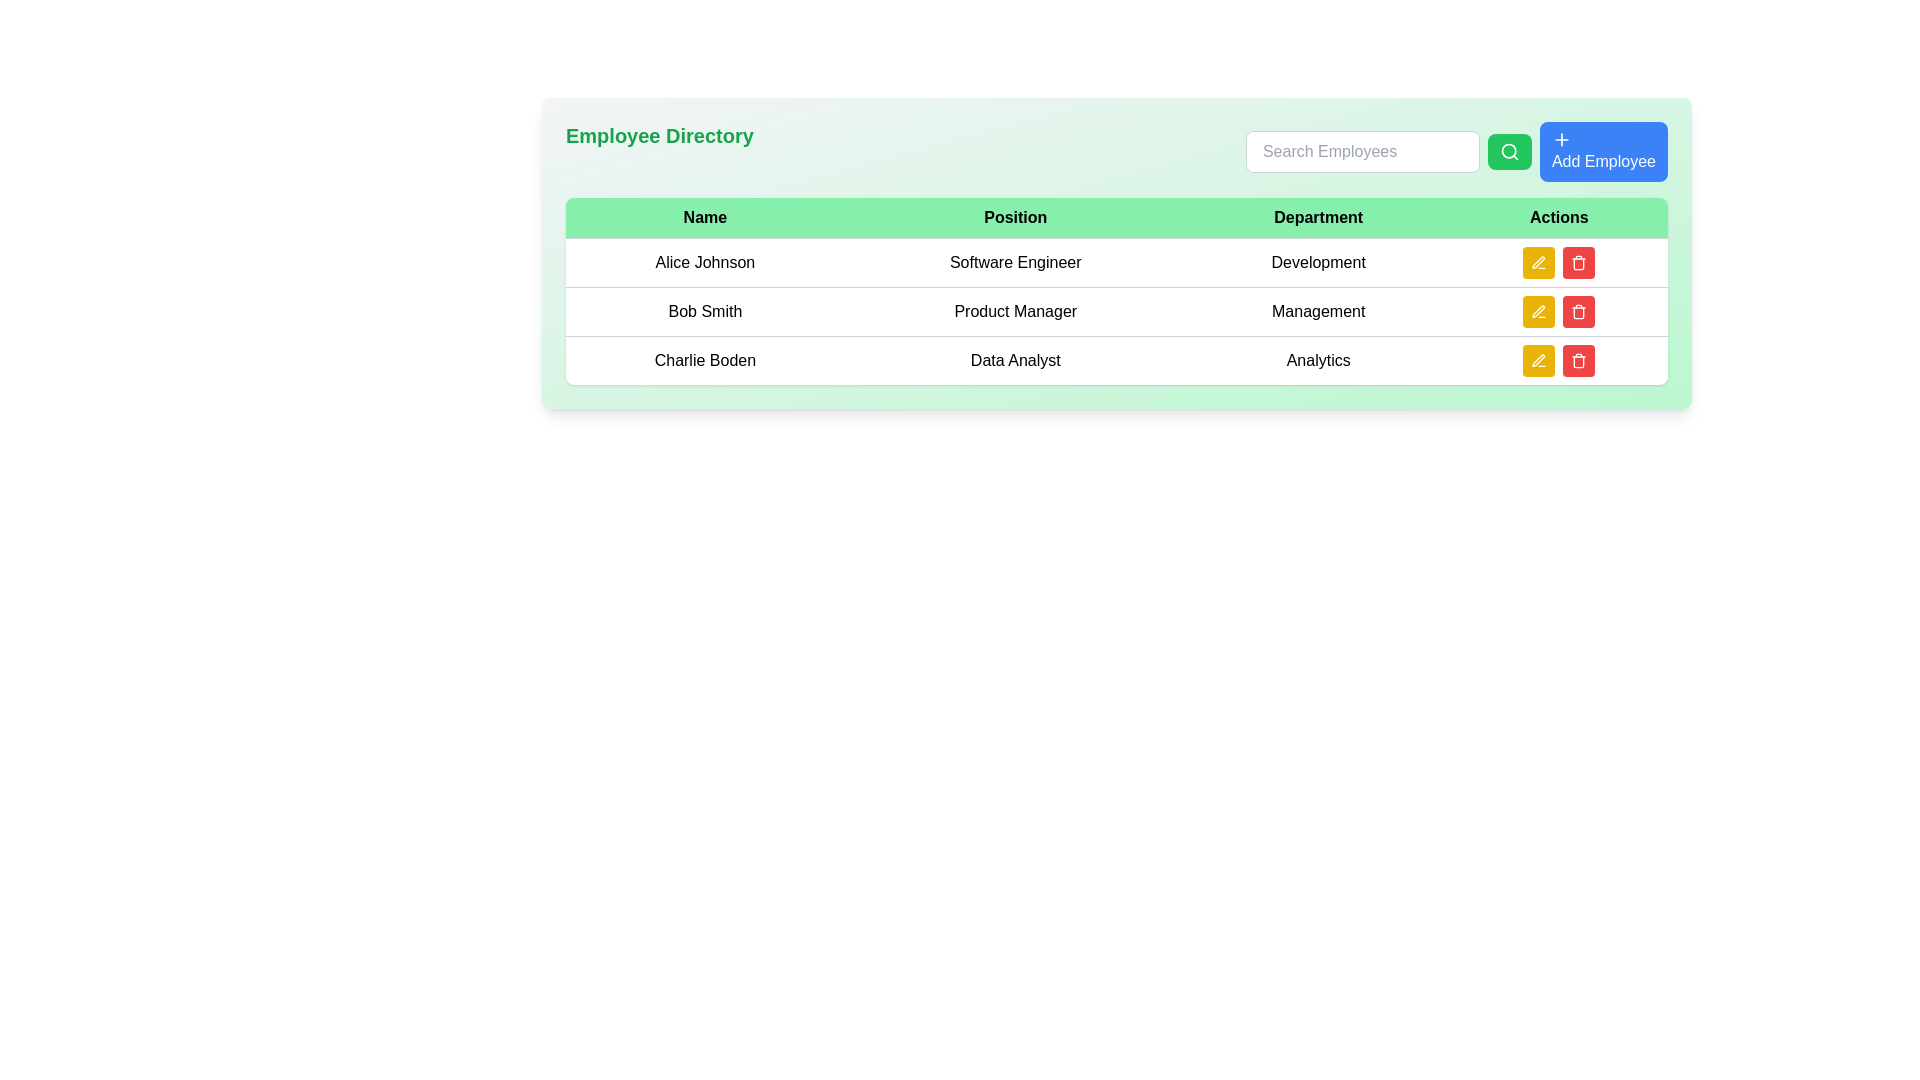  What do you see at coordinates (705, 360) in the screenshot?
I see `the static text label displaying 'Charlie Boden' in the third row of the table under the 'Name' column` at bounding box center [705, 360].